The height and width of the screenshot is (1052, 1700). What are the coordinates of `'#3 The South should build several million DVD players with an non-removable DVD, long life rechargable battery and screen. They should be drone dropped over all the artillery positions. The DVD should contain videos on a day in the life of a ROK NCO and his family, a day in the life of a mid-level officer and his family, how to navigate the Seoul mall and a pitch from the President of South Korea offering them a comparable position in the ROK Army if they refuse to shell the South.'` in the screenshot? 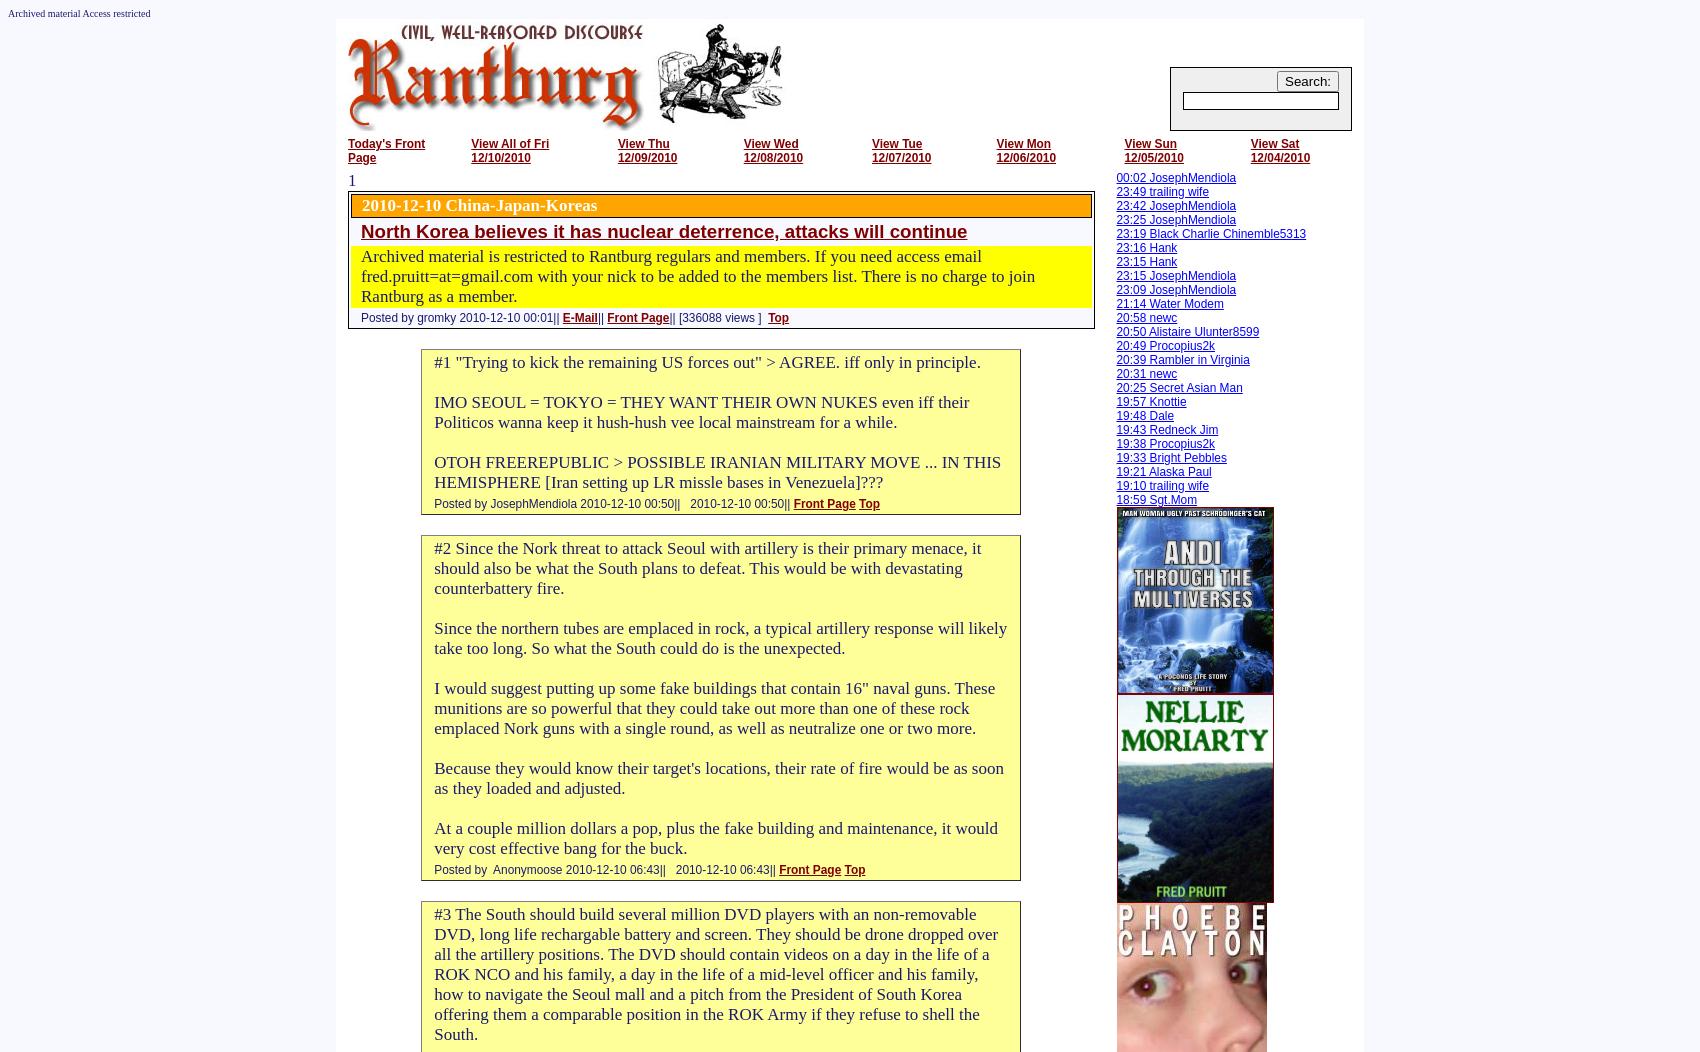 It's located at (716, 974).